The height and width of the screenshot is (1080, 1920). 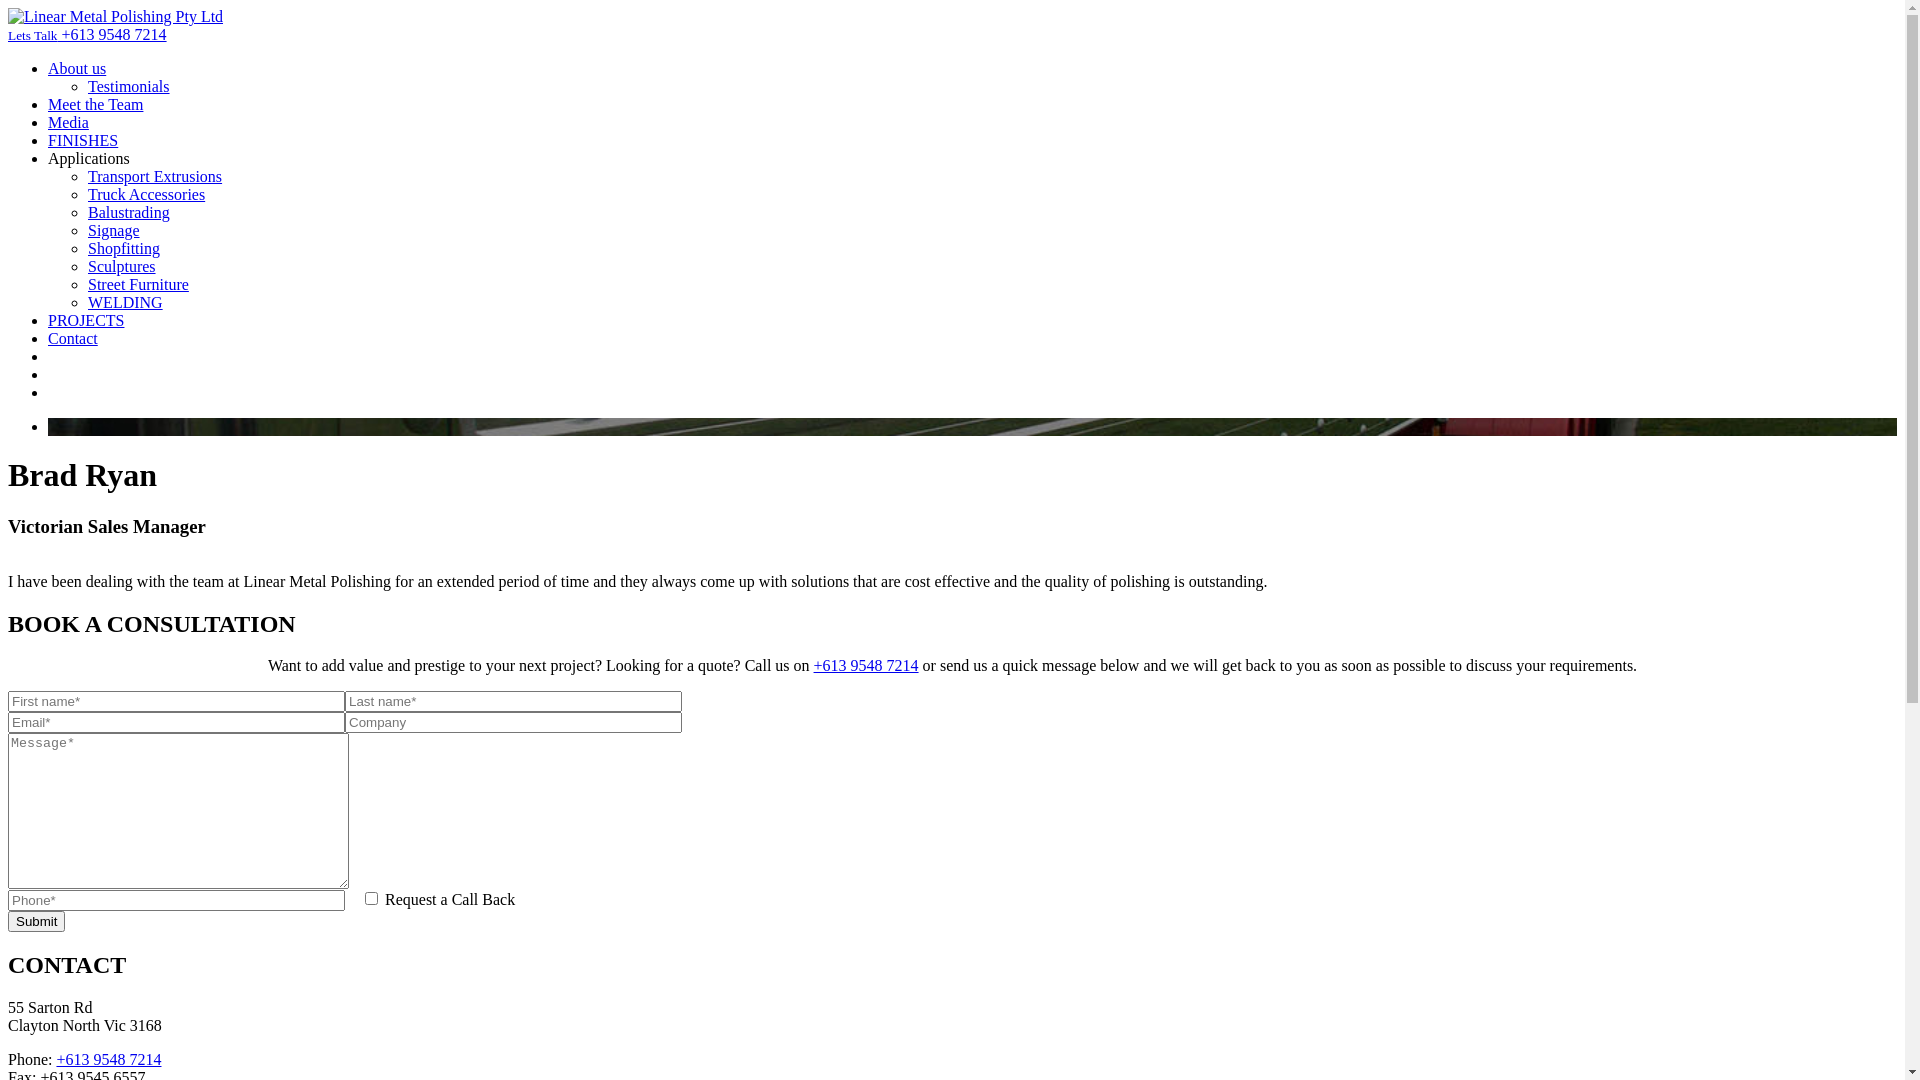 I want to click on 'Meet the Team', so click(x=94, y=104).